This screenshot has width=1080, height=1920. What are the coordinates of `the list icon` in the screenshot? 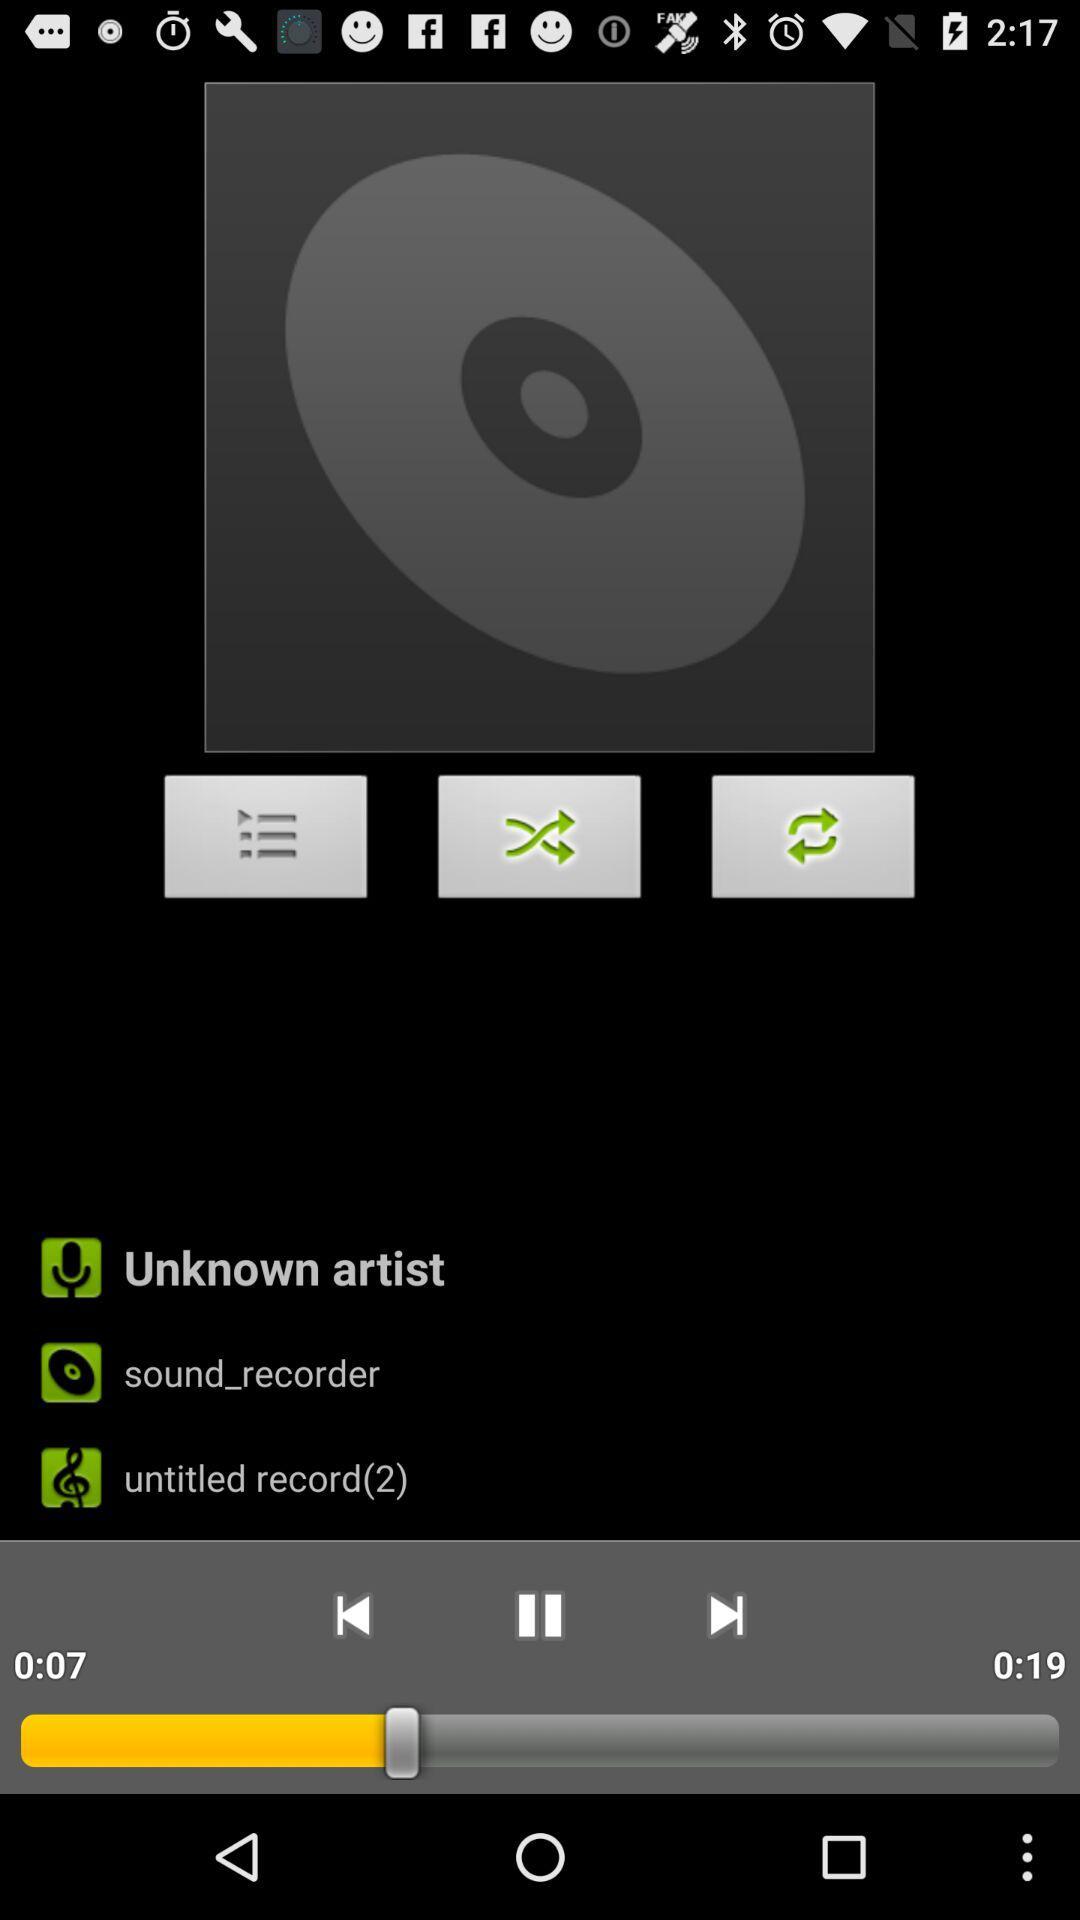 It's located at (265, 900).